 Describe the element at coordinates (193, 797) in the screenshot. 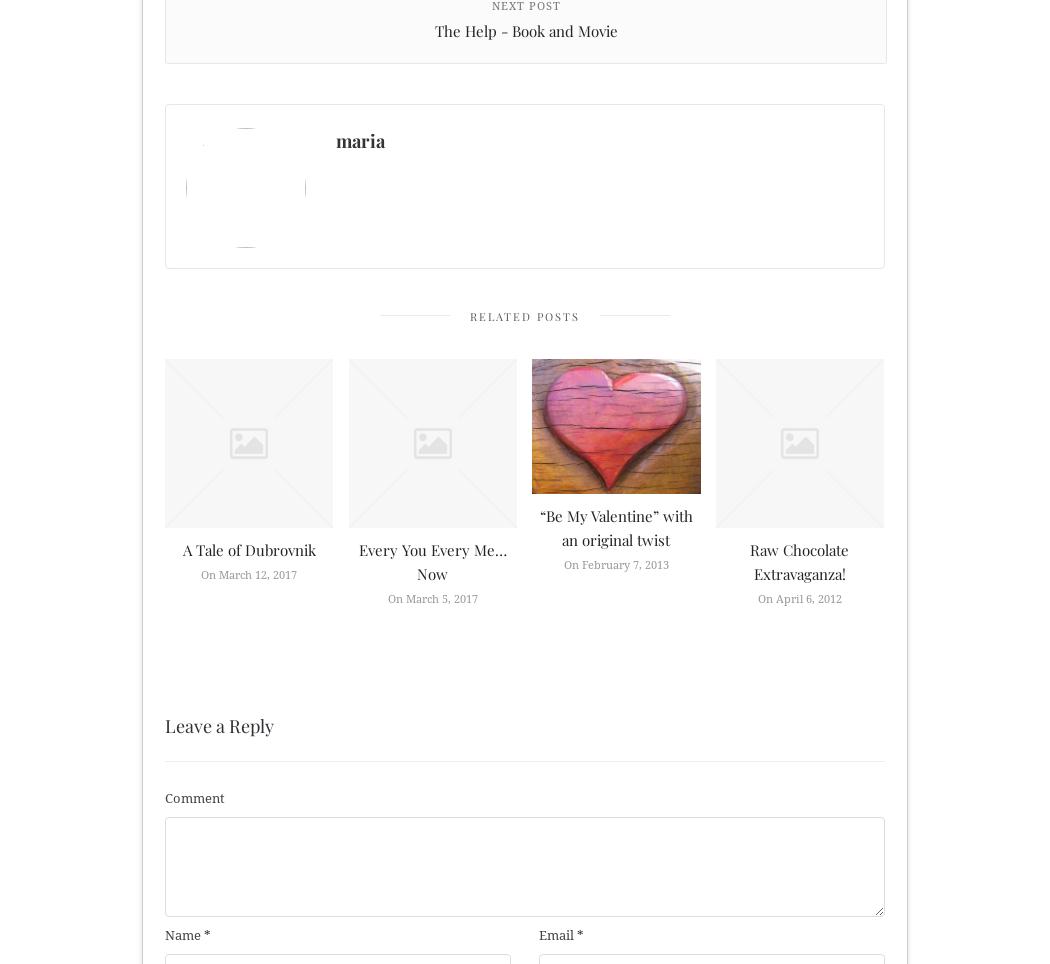

I see `'Comment'` at that location.